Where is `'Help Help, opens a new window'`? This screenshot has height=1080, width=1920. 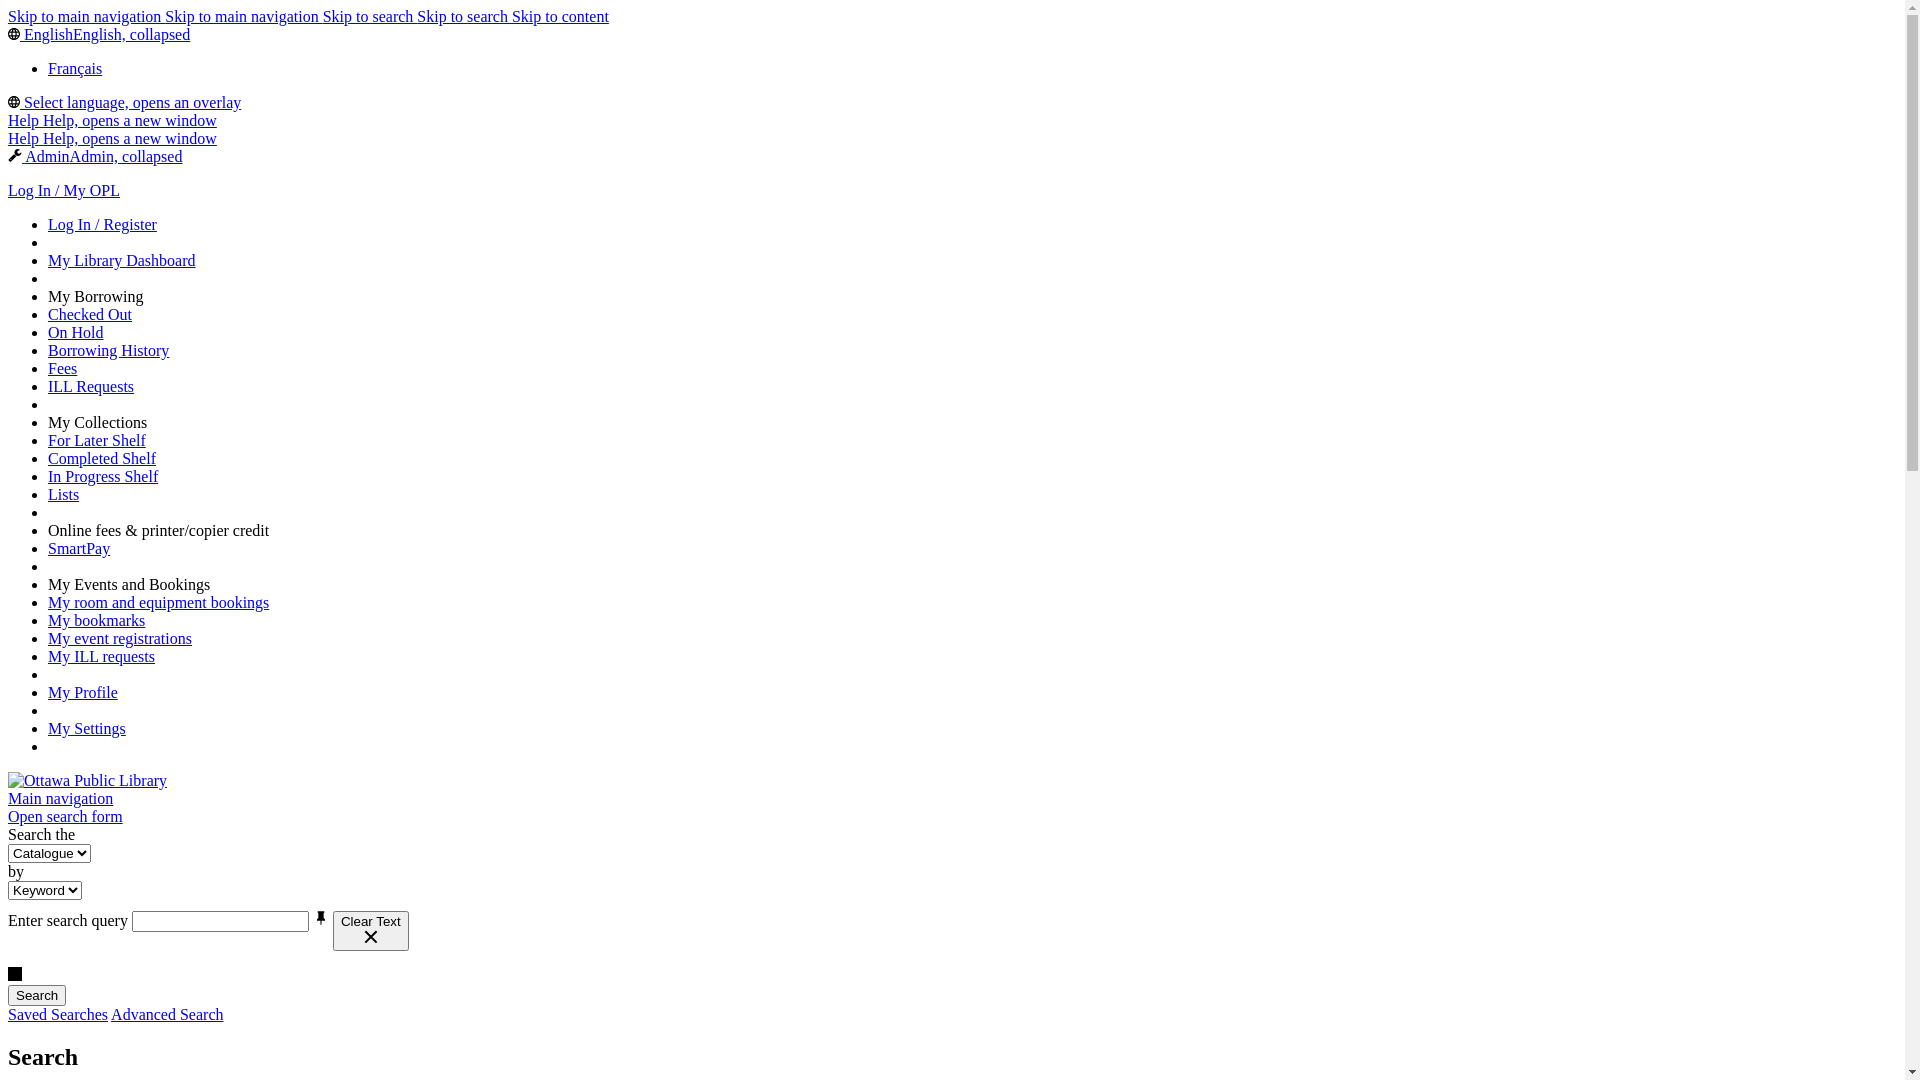
'Help Help, opens a new window' is located at coordinates (111, 137).